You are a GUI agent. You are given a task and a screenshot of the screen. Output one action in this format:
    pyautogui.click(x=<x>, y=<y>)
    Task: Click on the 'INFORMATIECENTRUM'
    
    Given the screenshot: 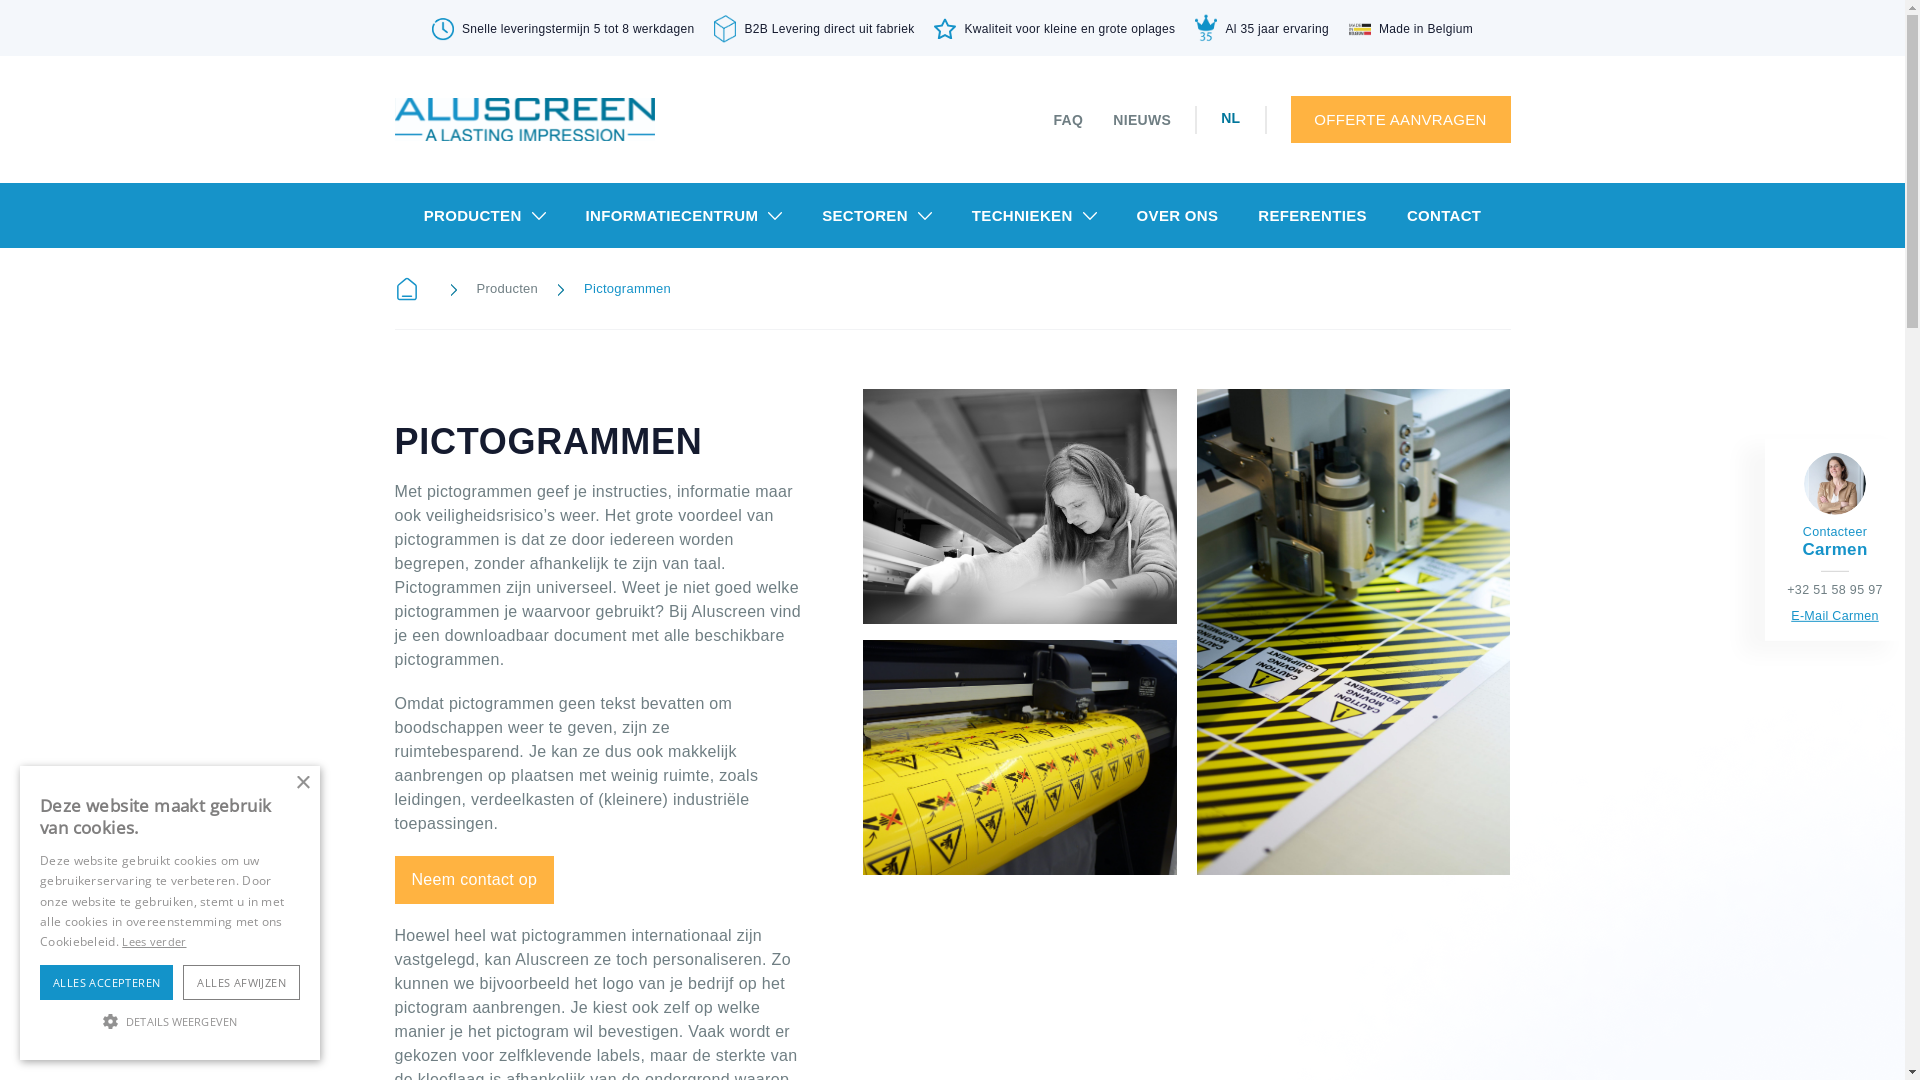 What is the action you would take?
    pyautogui.click(x=684, y=215)
    